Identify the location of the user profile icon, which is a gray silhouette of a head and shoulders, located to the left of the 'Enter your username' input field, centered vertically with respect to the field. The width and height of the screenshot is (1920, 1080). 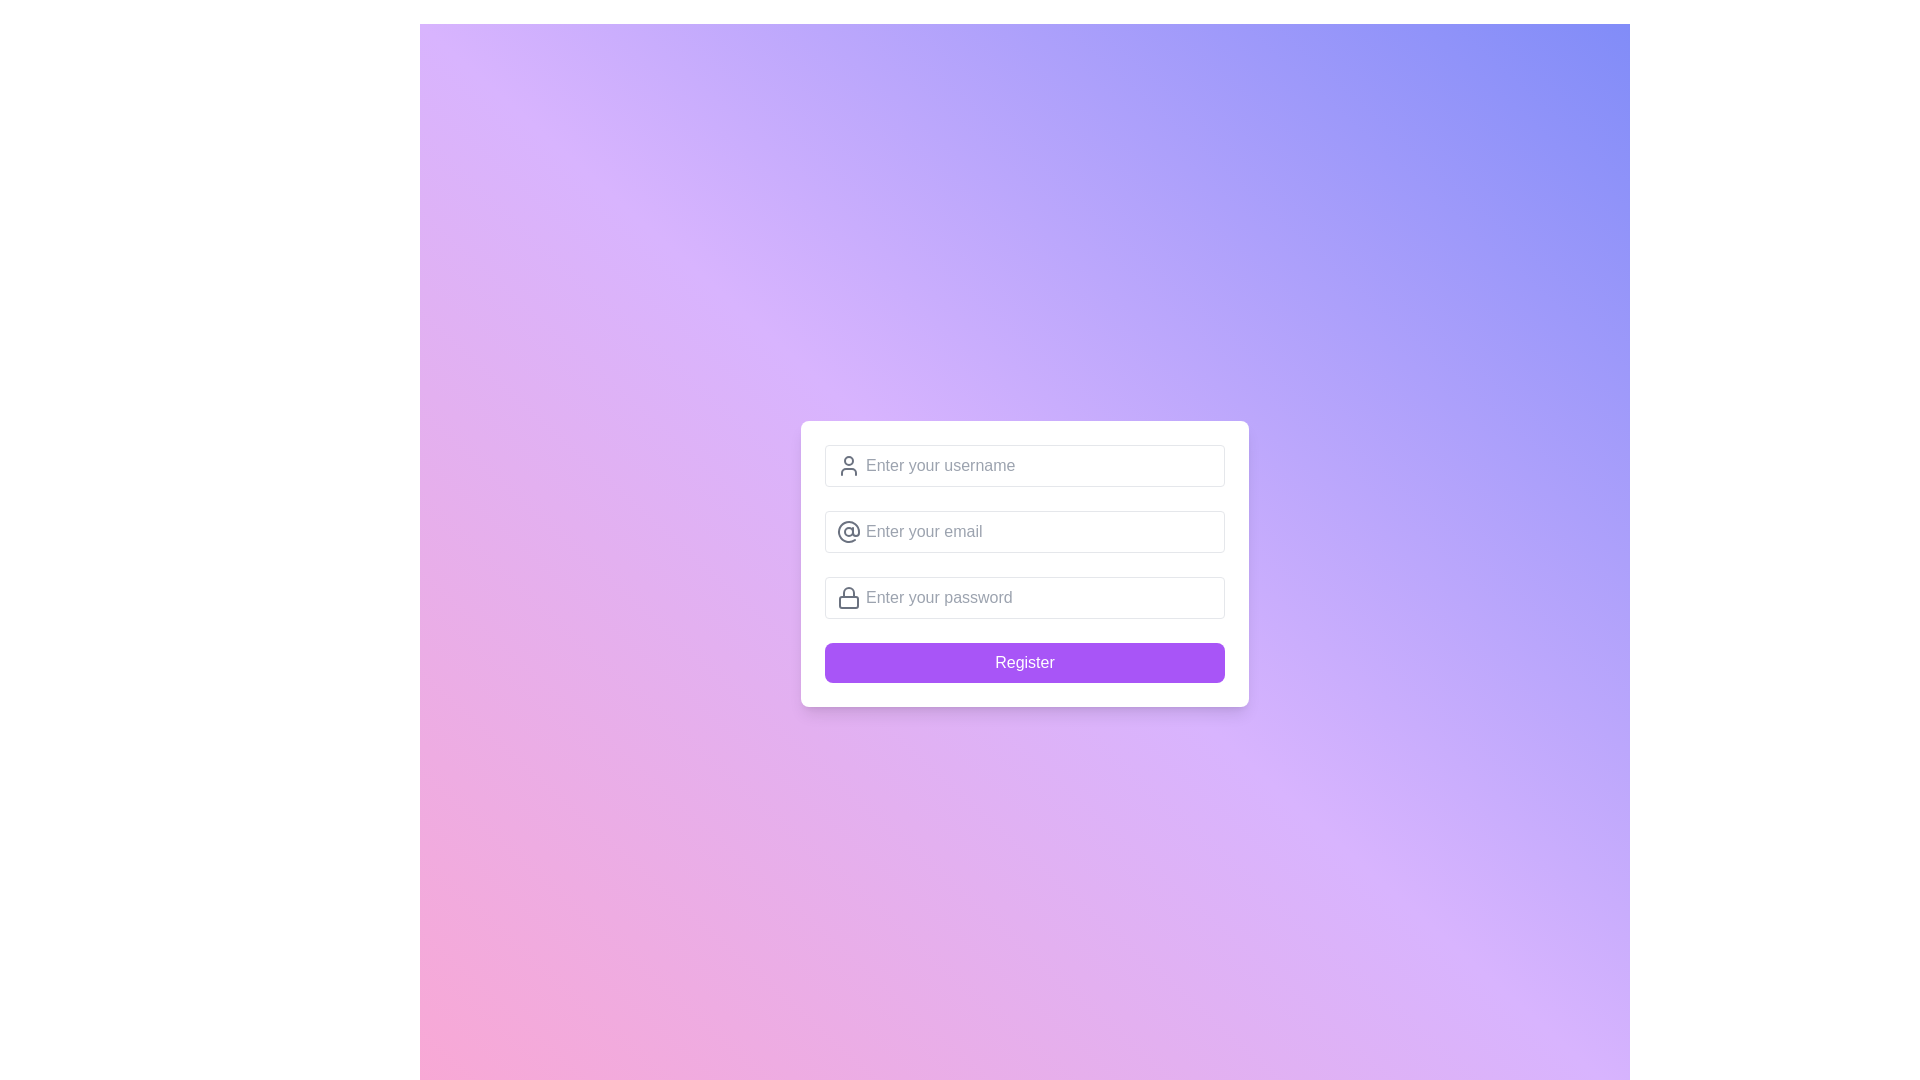
(849, 466).